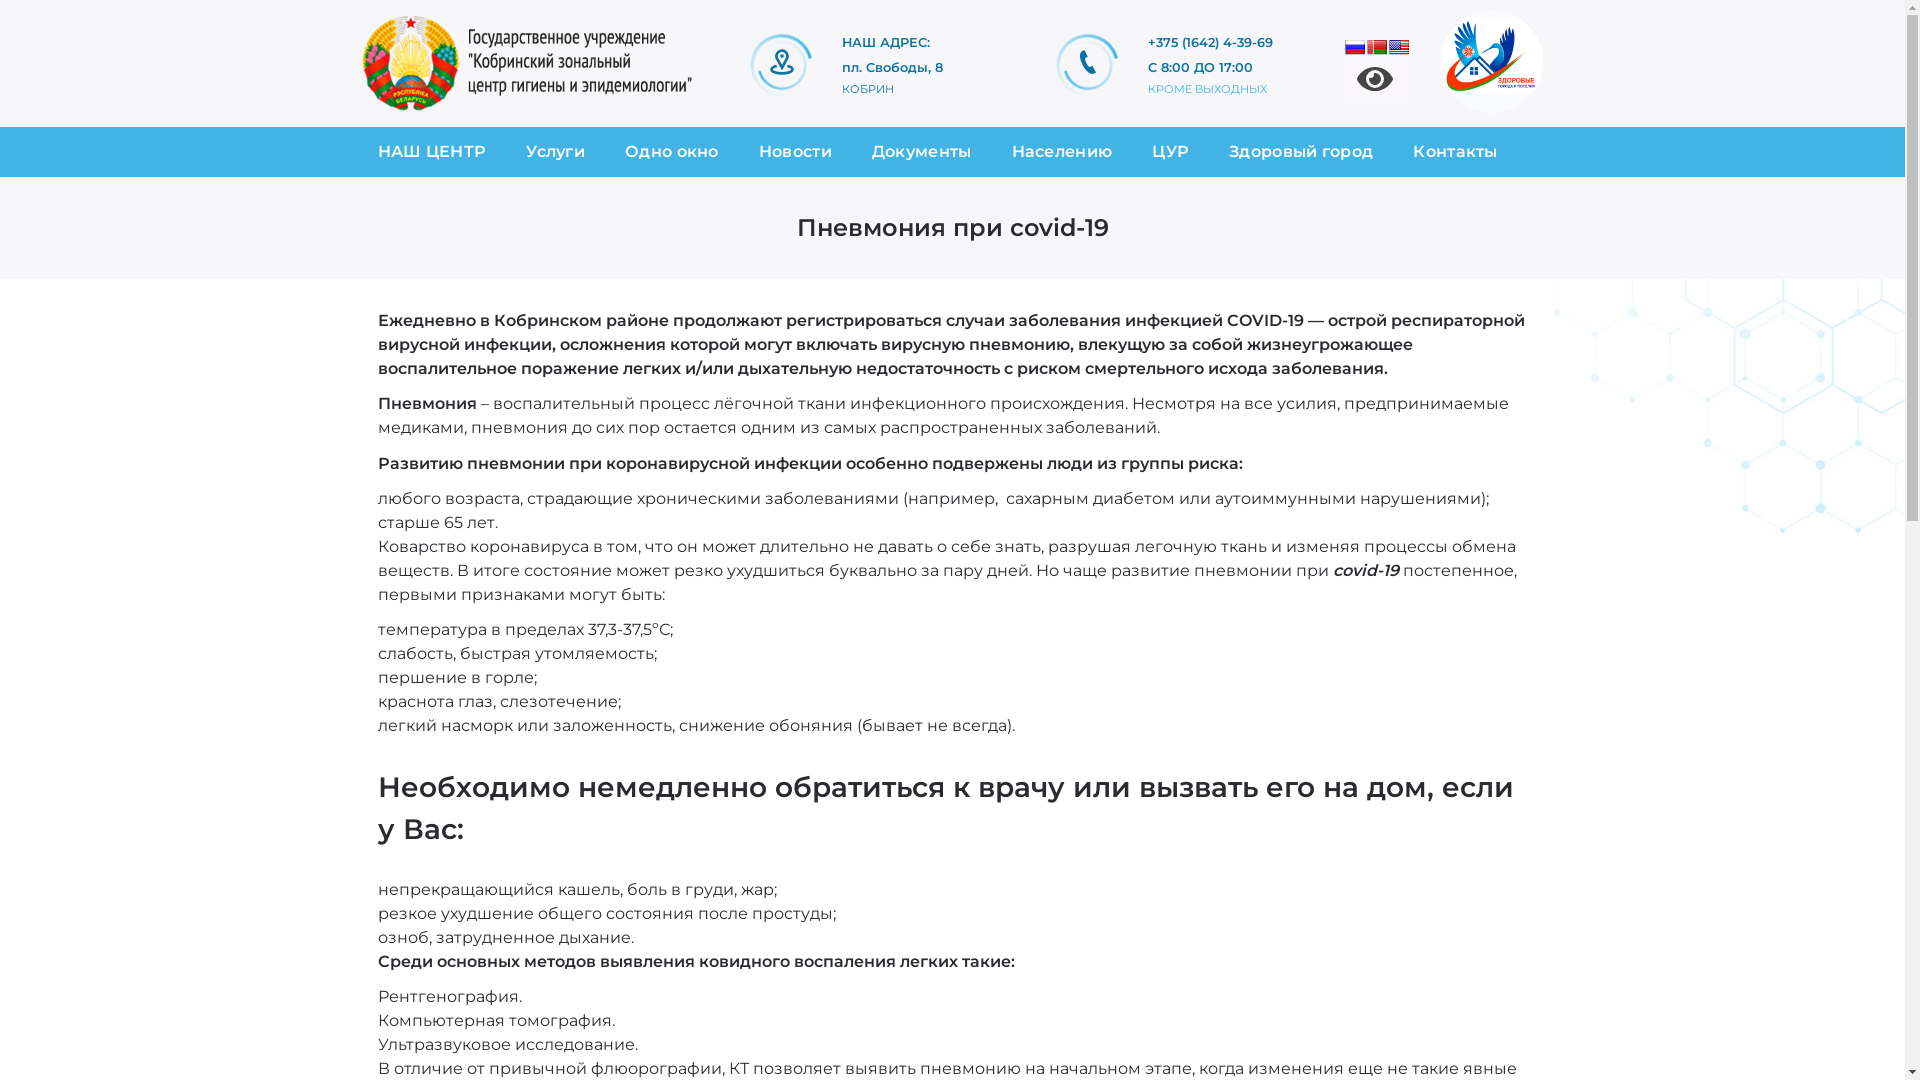 This screenshot has height=1080, width=1920. I want to click on 'Belarusian', so click(1376, 45).